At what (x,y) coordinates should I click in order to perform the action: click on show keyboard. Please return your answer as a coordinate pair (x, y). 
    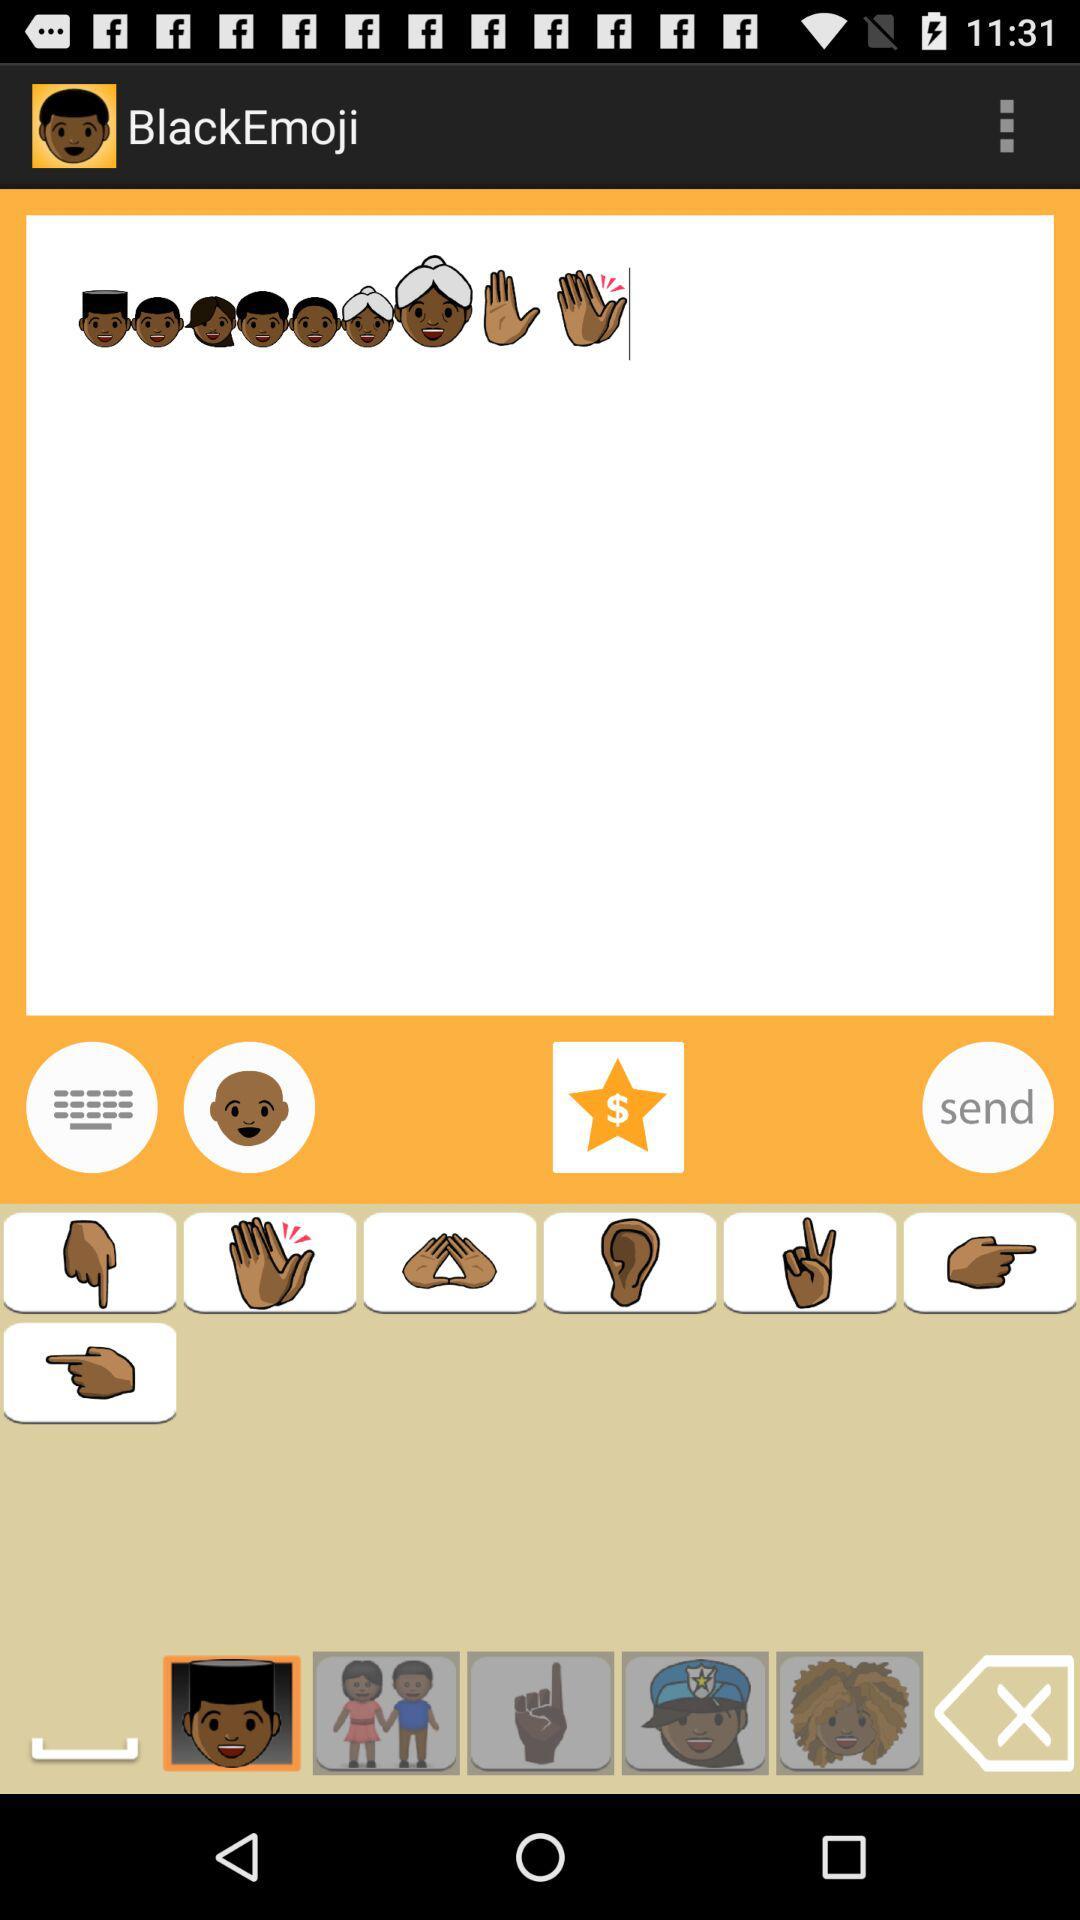
    Looking at the image, I should click on (91, 1106).